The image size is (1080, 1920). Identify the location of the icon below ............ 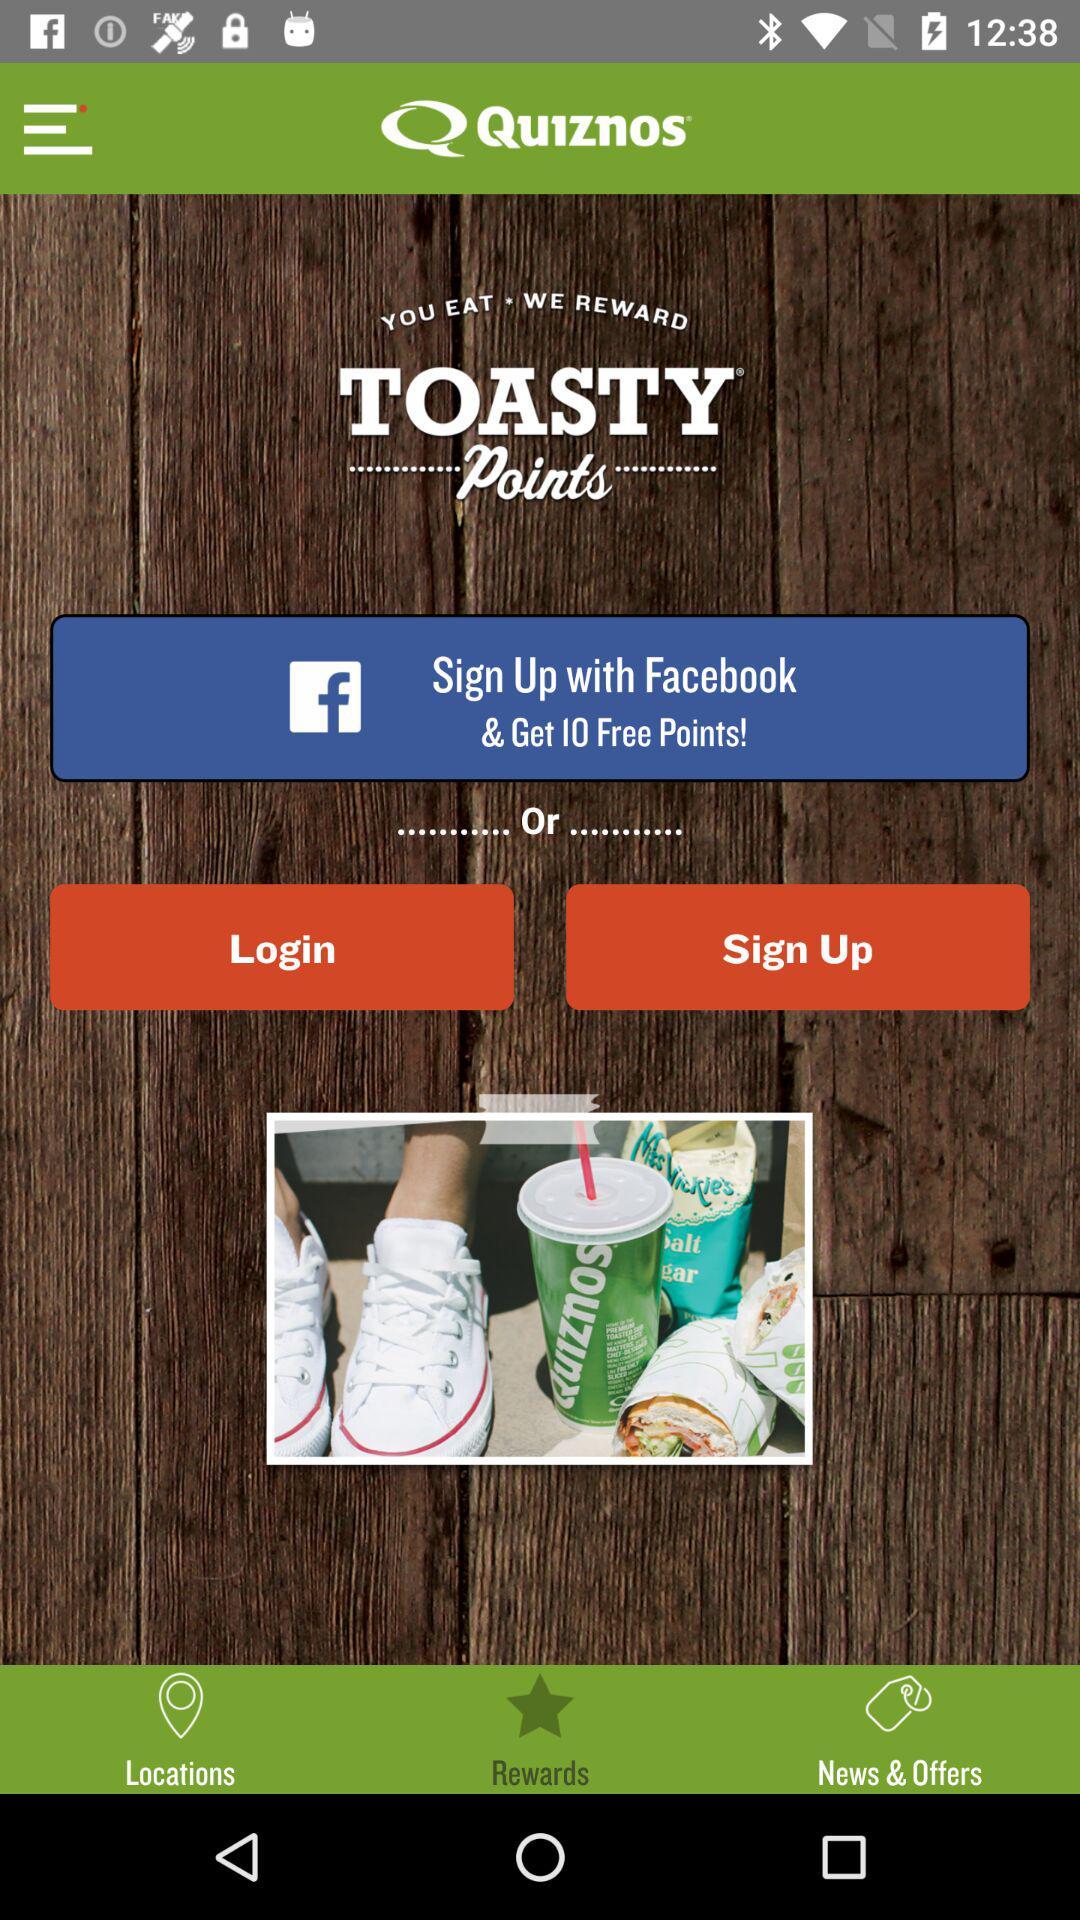
(281, 946).